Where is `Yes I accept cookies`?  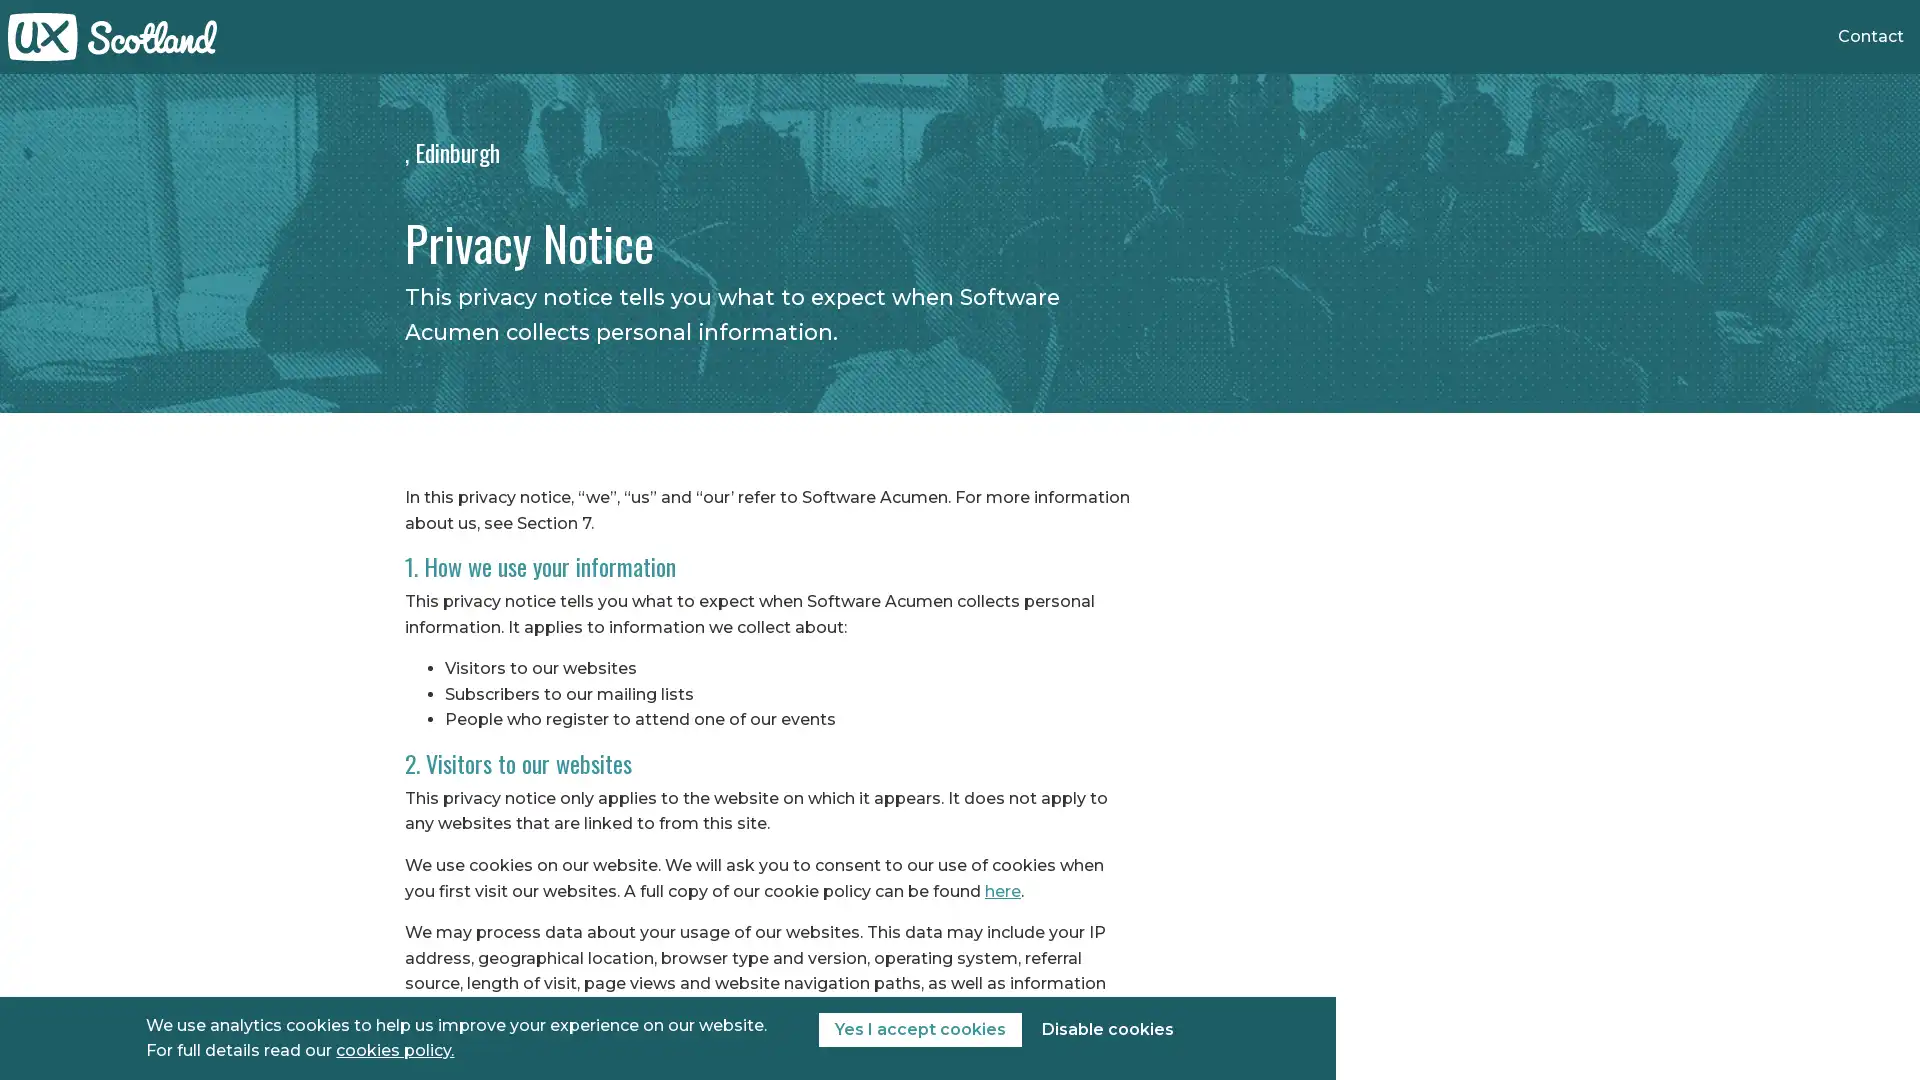 Yes I accept cookies is located at coordinates (918, 1029).